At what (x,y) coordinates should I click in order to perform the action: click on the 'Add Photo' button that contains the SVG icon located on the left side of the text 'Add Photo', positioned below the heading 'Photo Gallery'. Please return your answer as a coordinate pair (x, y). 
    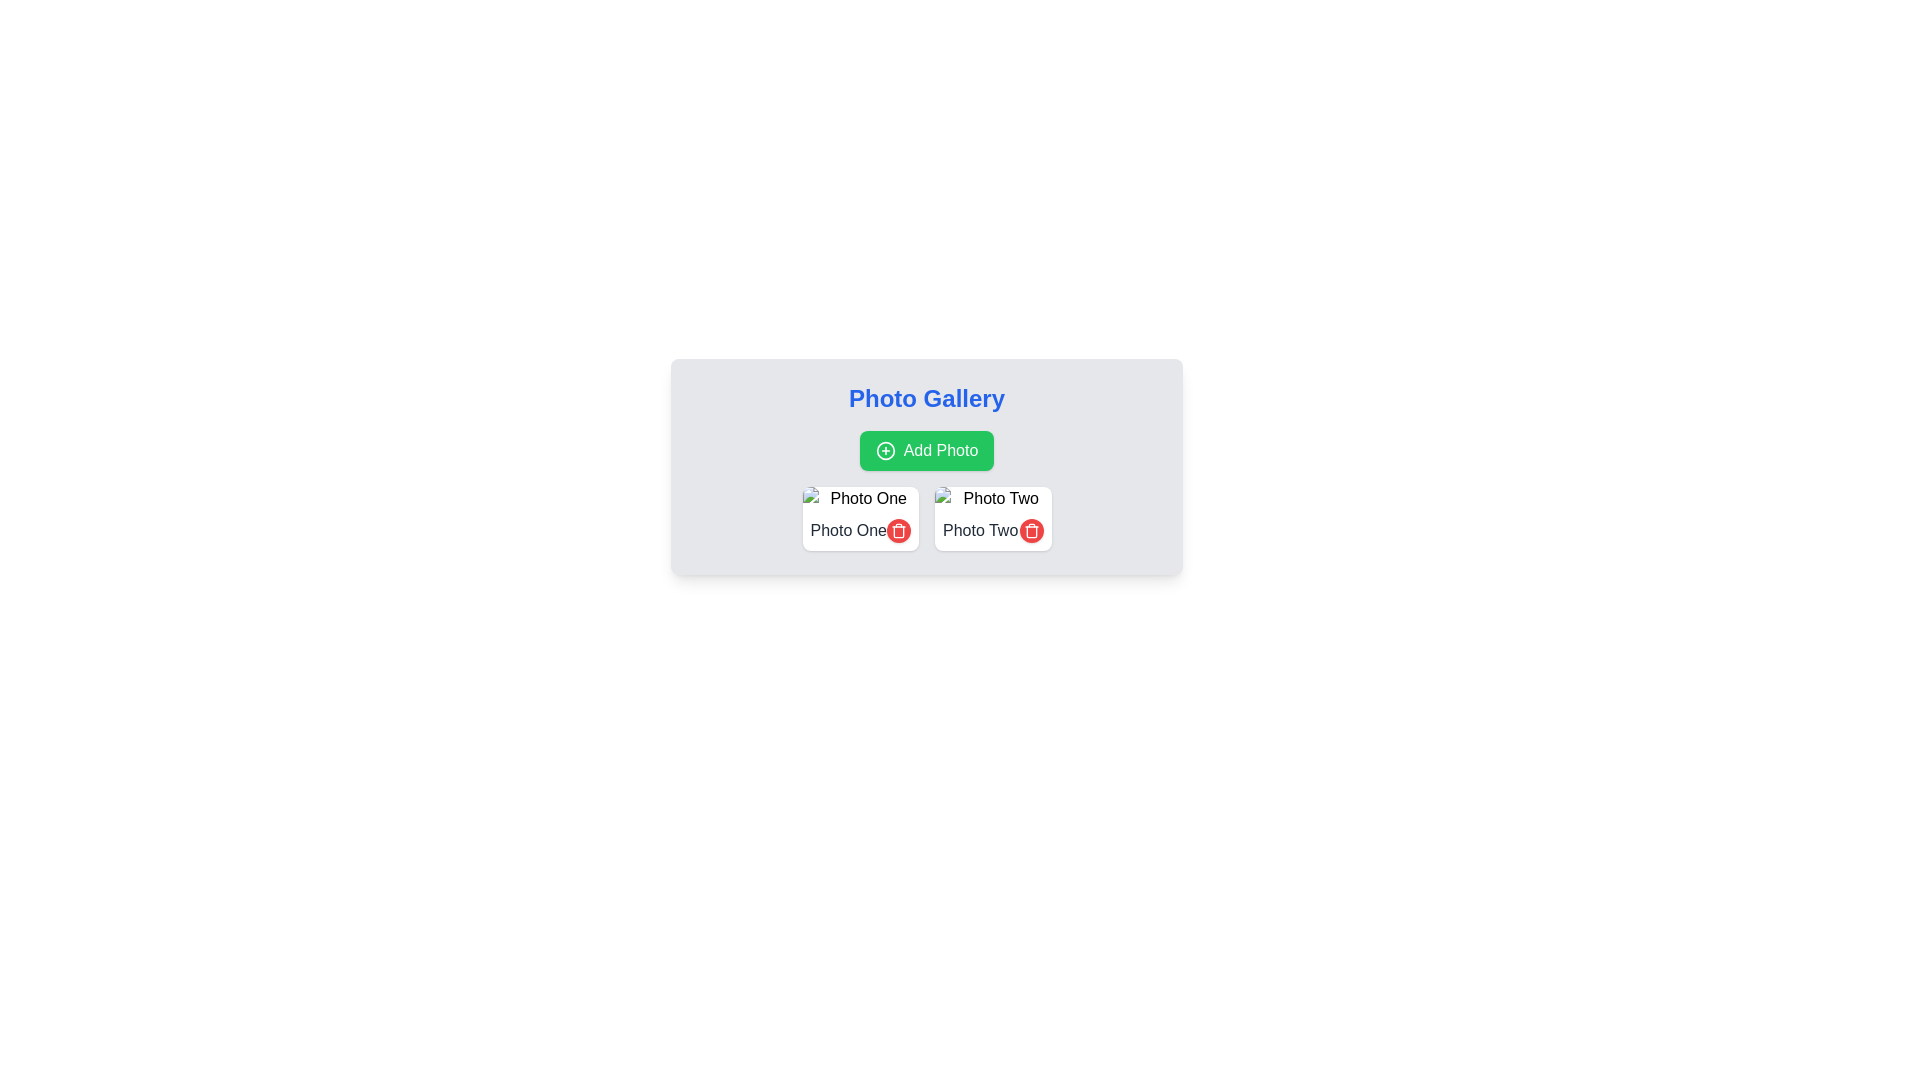
    Looking at the image, I should click on (884, 451).